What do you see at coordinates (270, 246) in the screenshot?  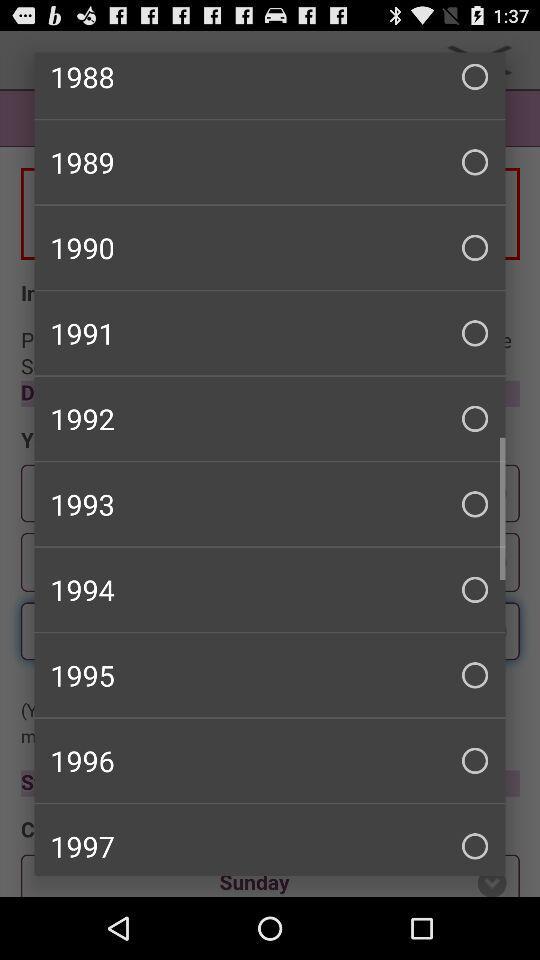 I see `the checkbox above the 1991 checkbox` at bounding box center [270, 246].